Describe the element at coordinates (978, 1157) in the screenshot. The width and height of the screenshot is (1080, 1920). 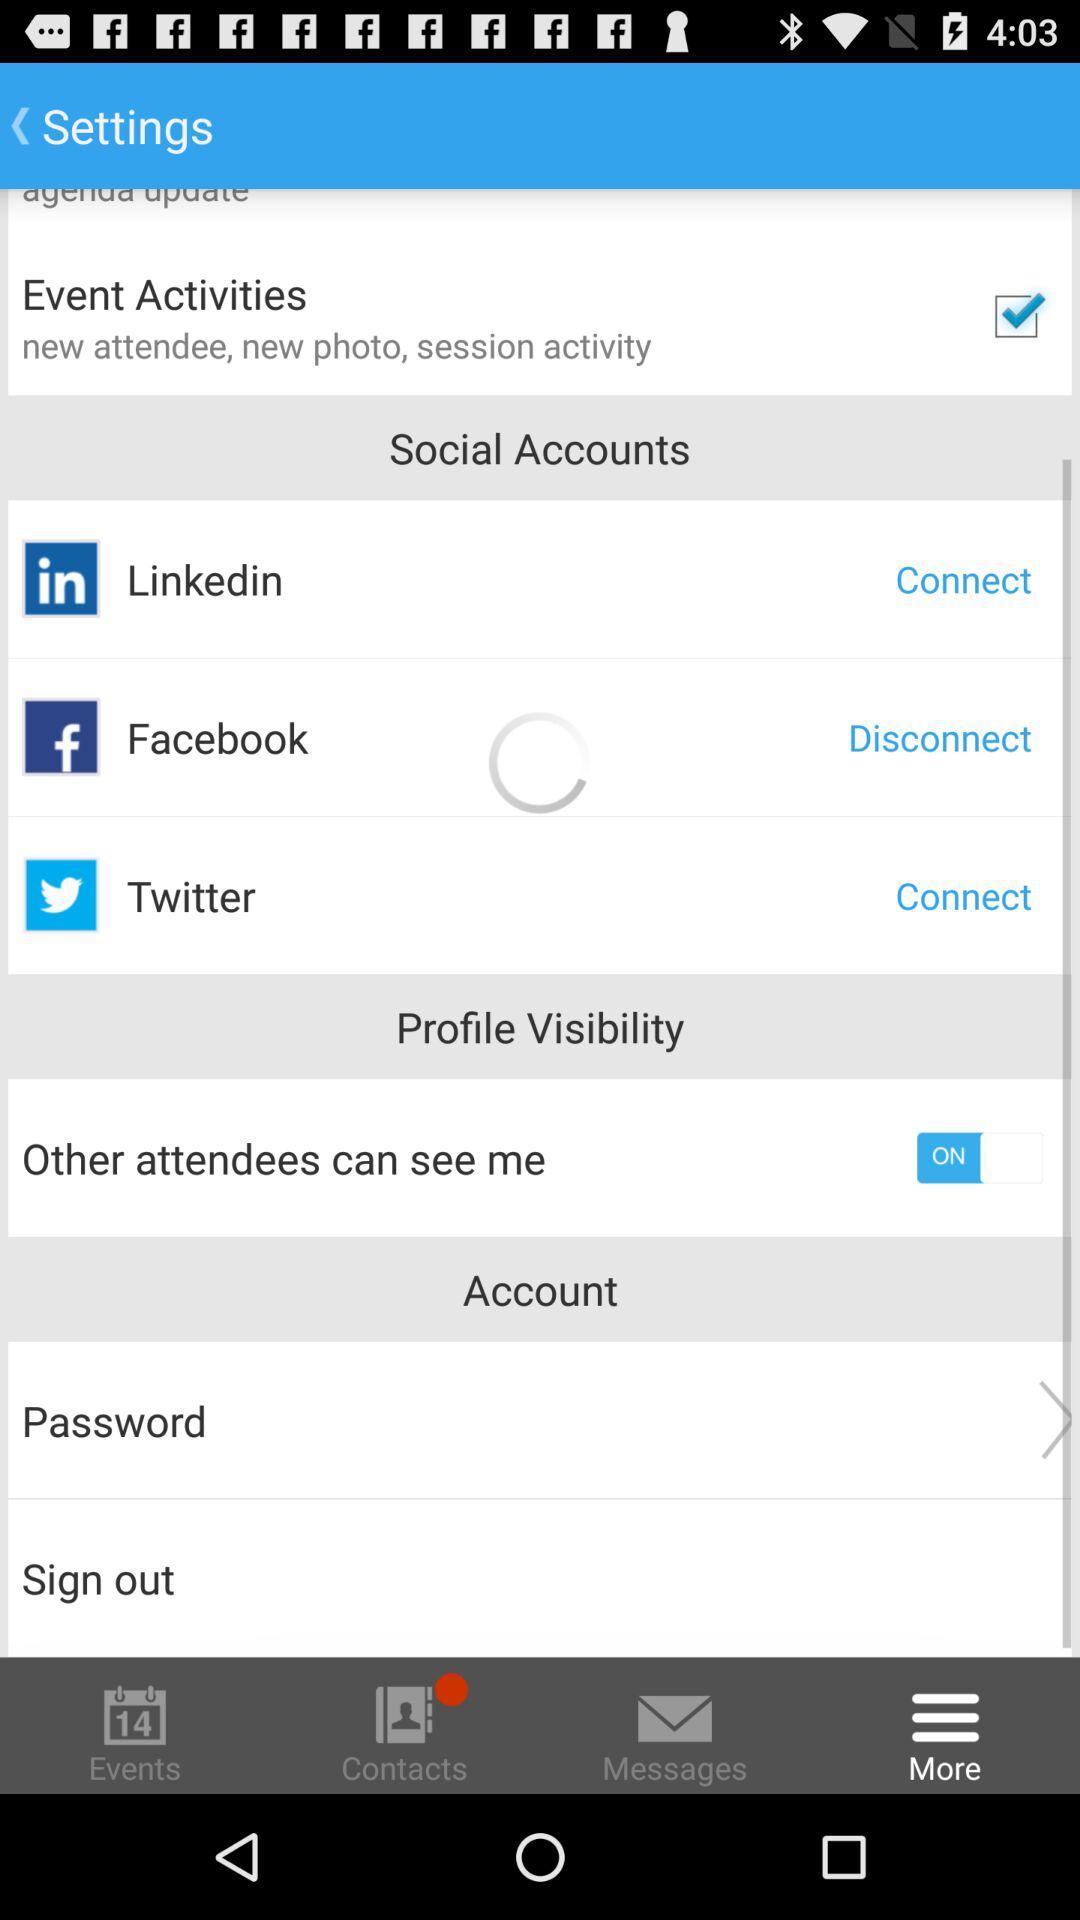
I see `item to the right of the other attendees can icon` at that location.